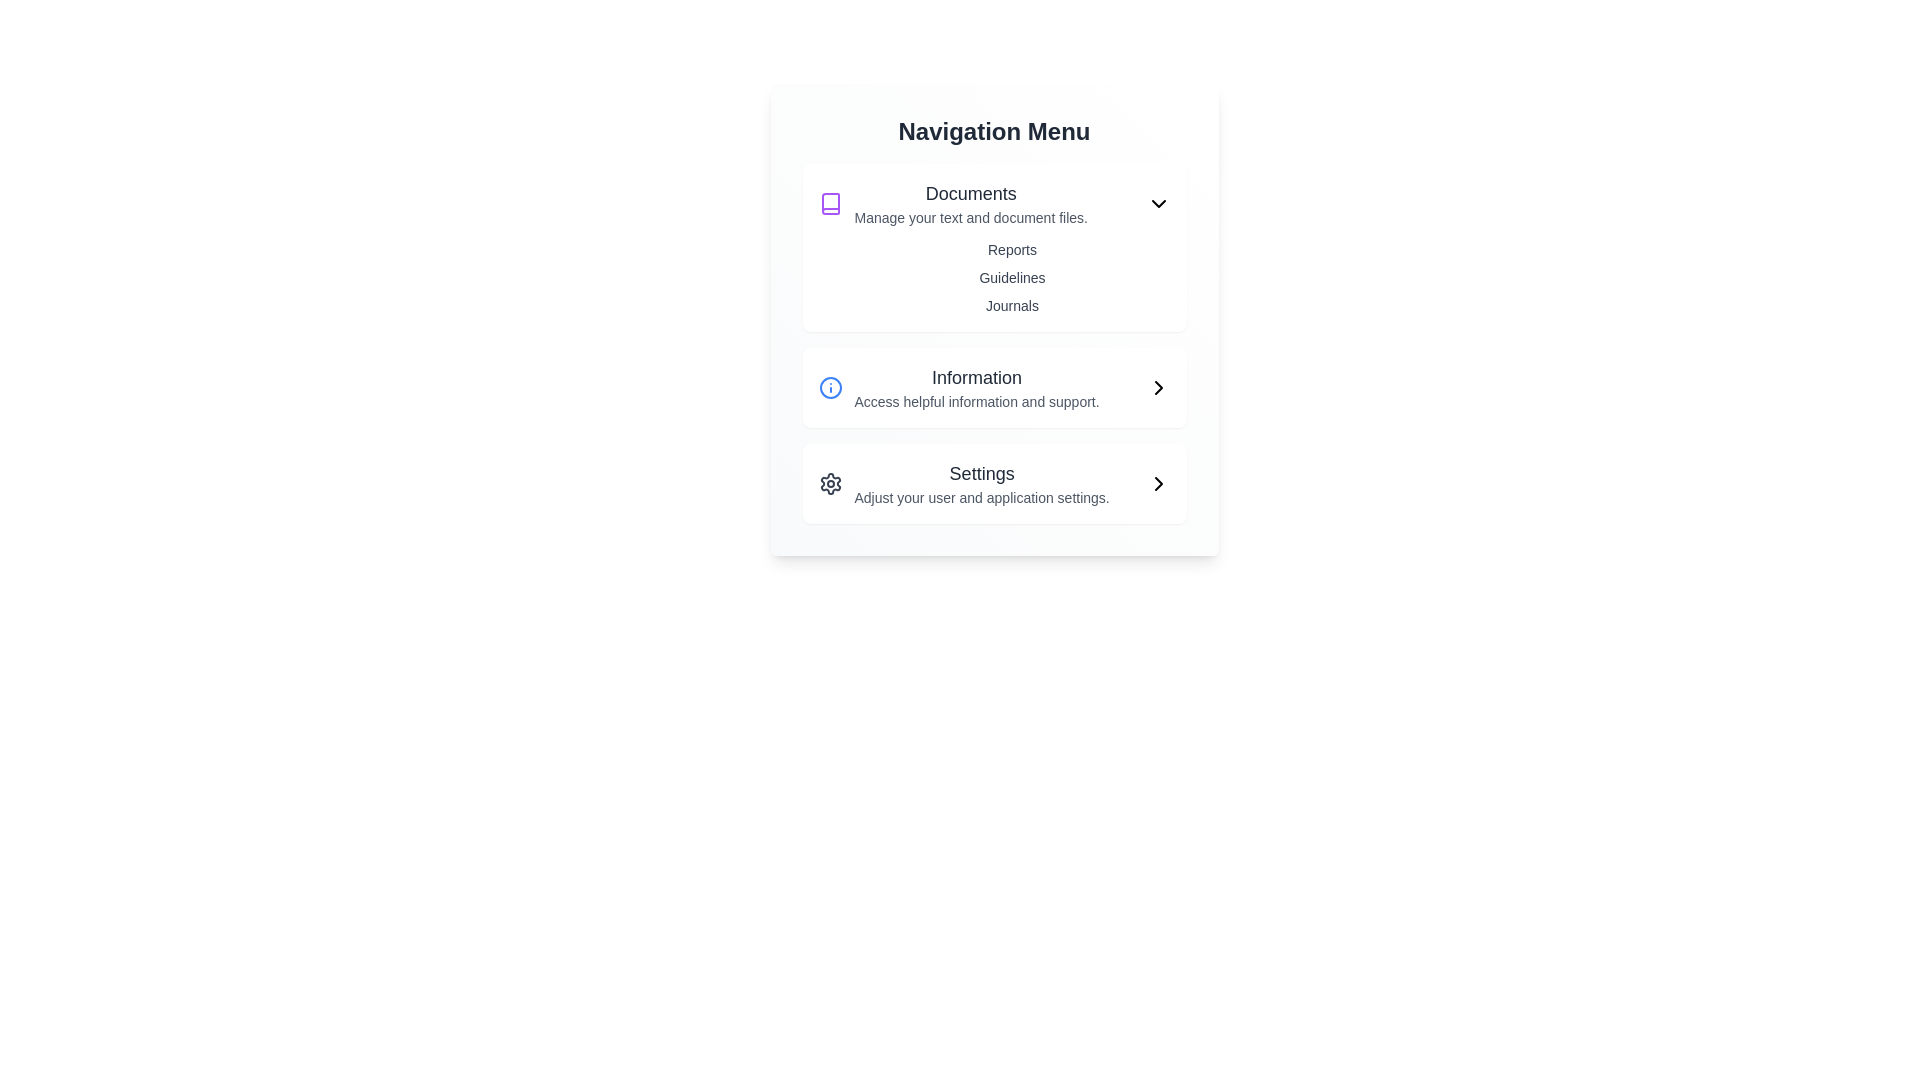 Image resolution: width=1920 pixels, height=1080 pixels. I want to click on the settings icon, which is visually represented and located to the left of the 'Settings' text in the bottom section of the menu layout, so click(830, 483).